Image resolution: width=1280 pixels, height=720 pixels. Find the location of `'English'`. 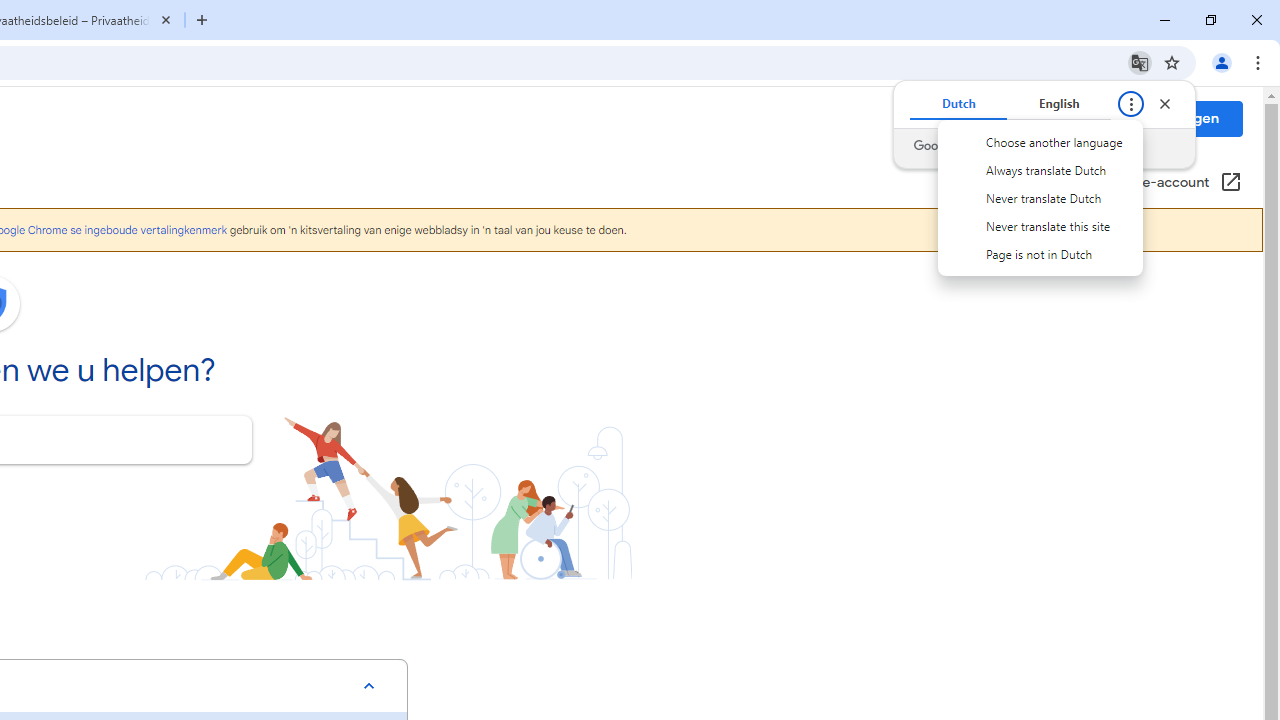

'English' is located at coordinates (1058, 104).